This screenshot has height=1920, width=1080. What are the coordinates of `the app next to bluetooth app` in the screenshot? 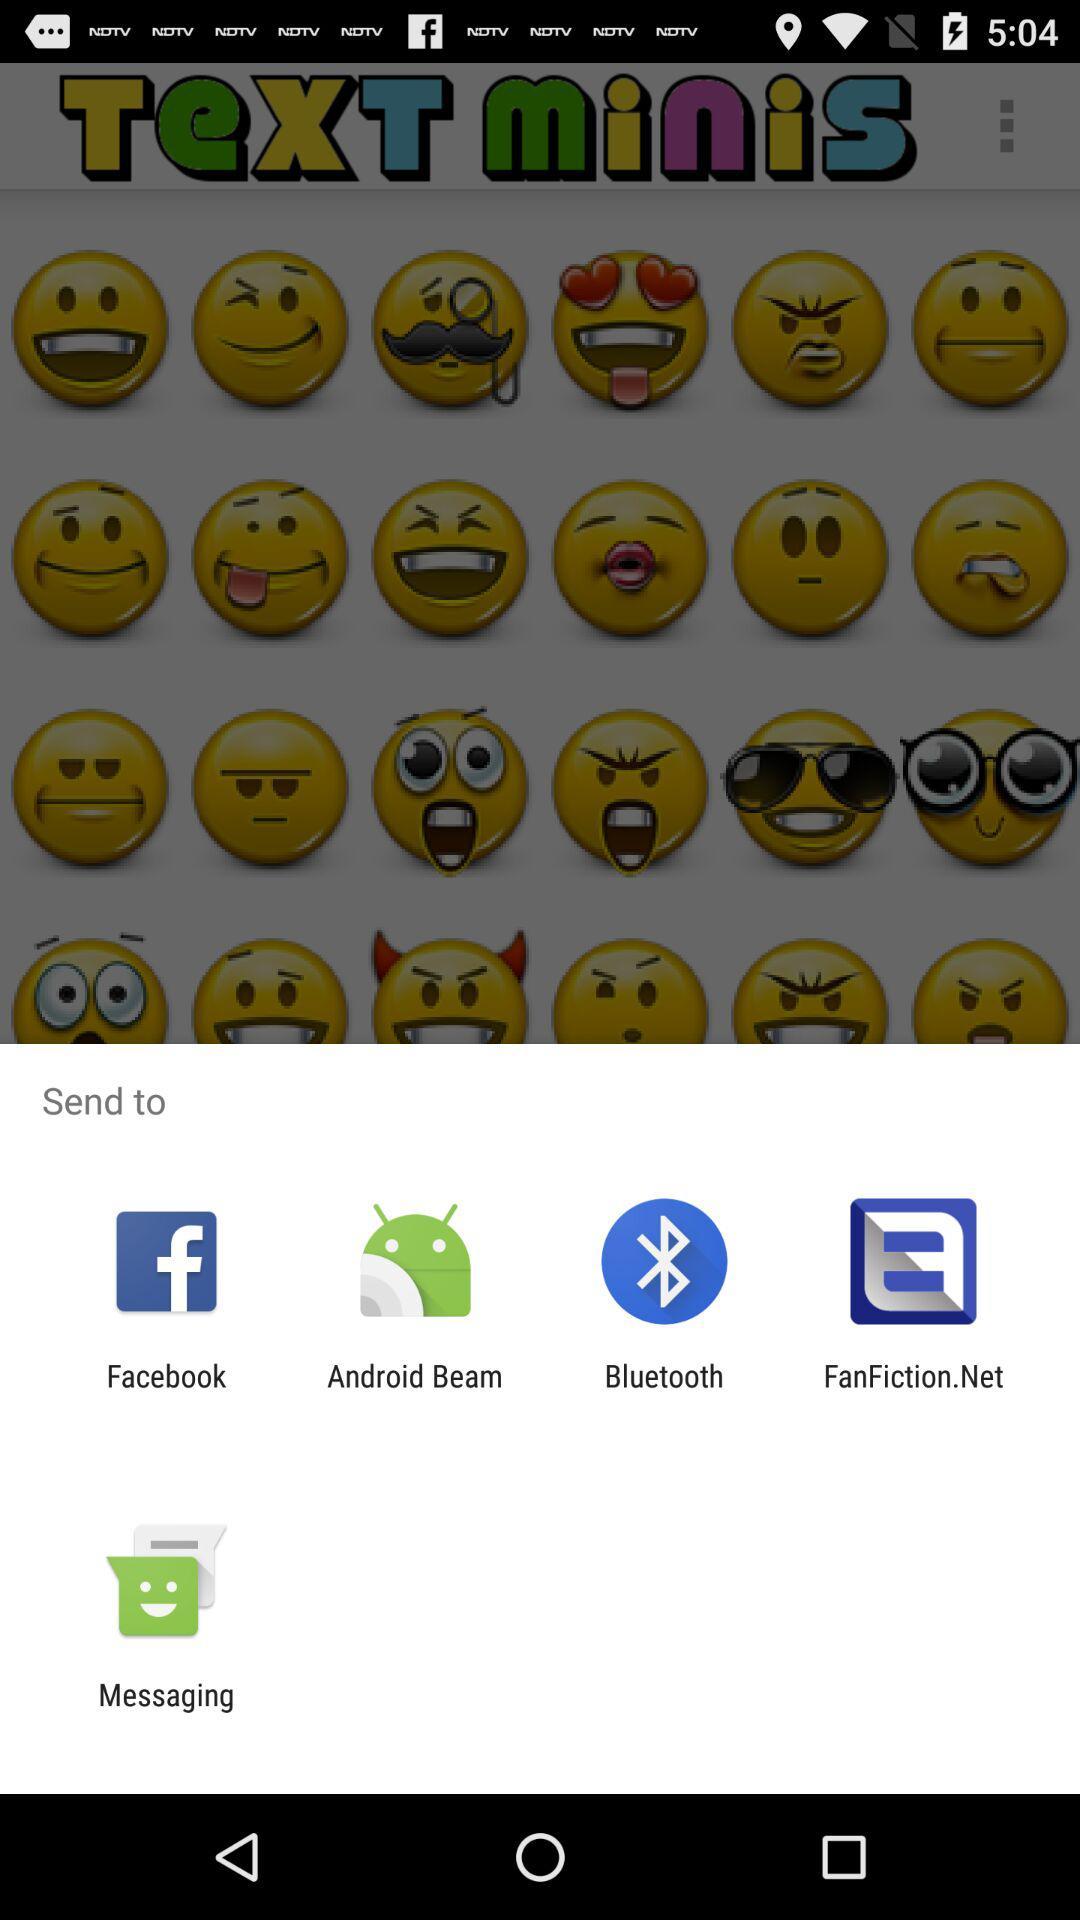 It's located at (414, 1392).